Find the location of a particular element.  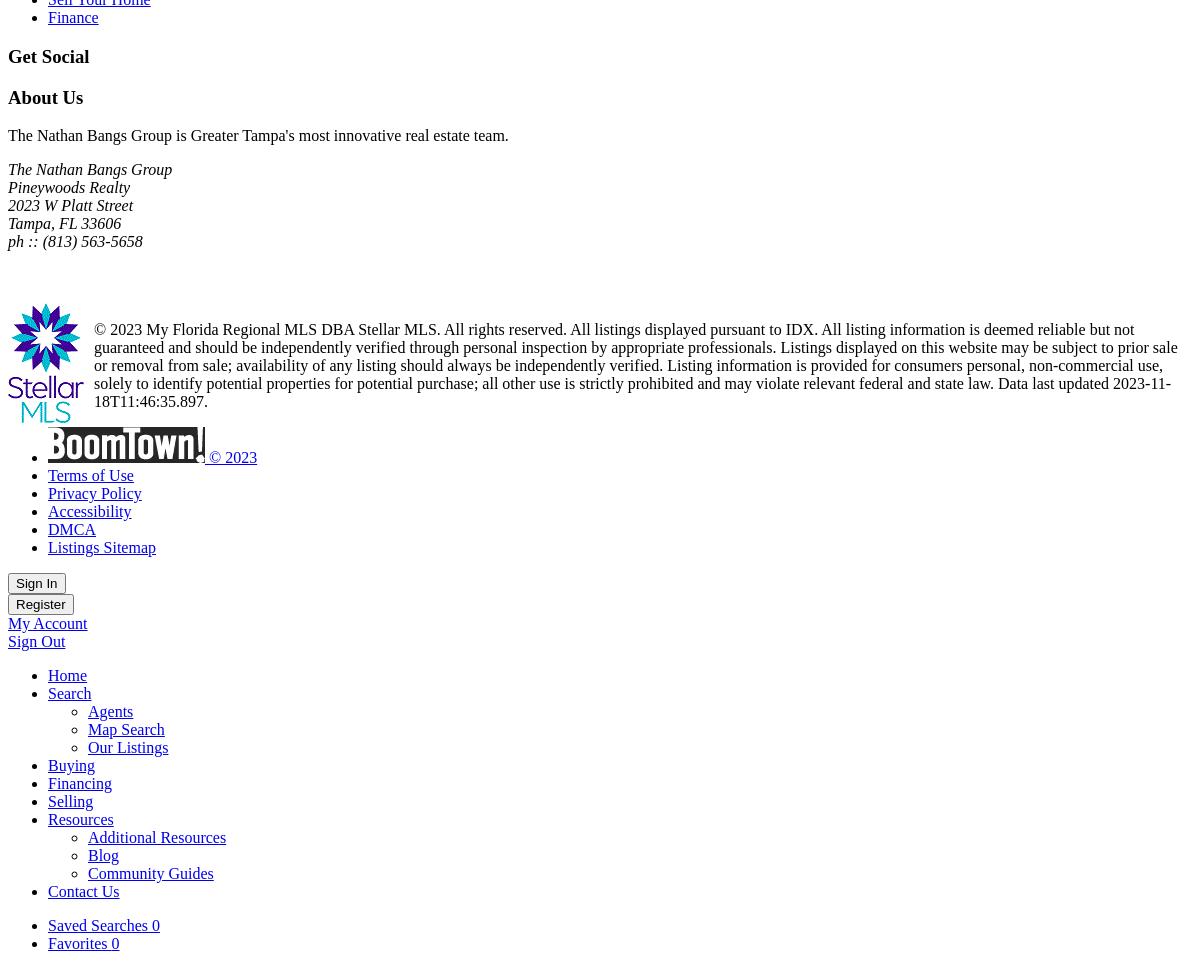

'Buying' is located at coordinates (71, 765).